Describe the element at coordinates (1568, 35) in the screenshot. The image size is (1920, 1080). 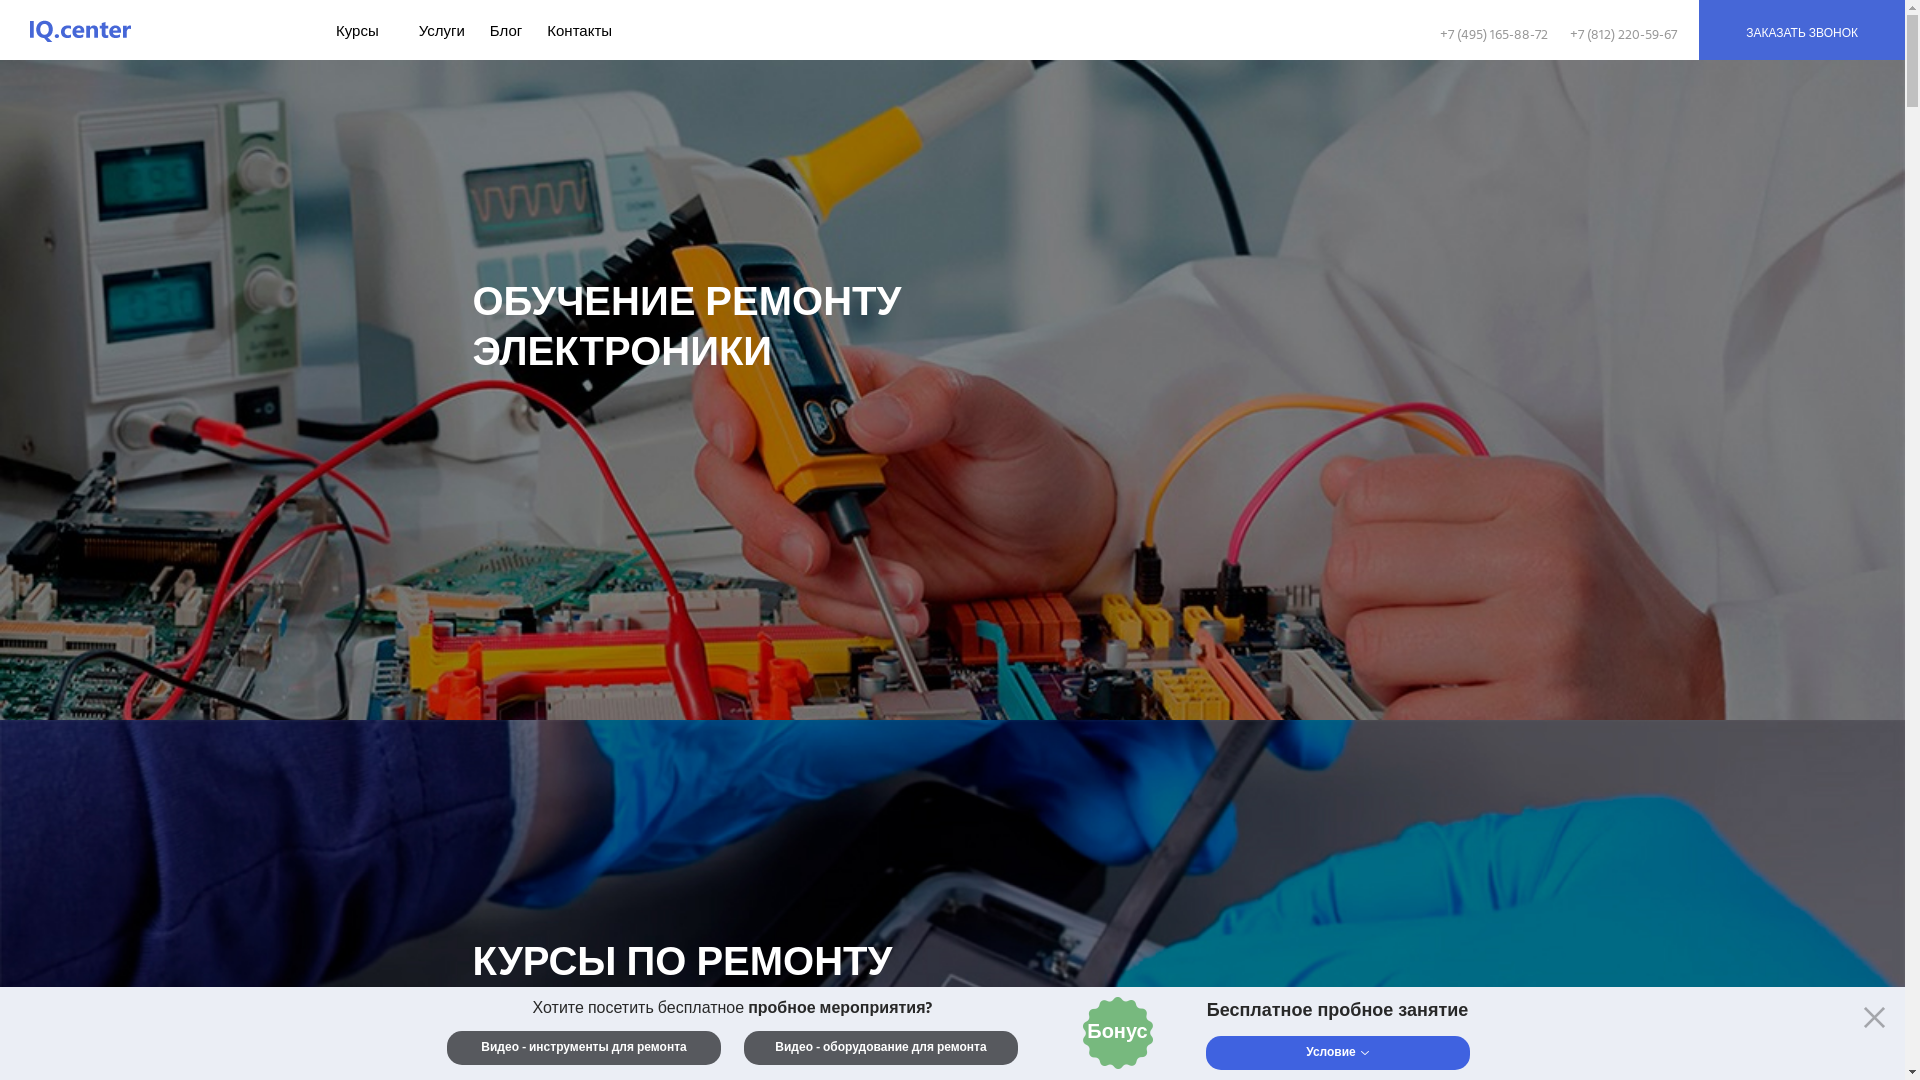
I see `'+7 (812) 220-59-67'` at that location.